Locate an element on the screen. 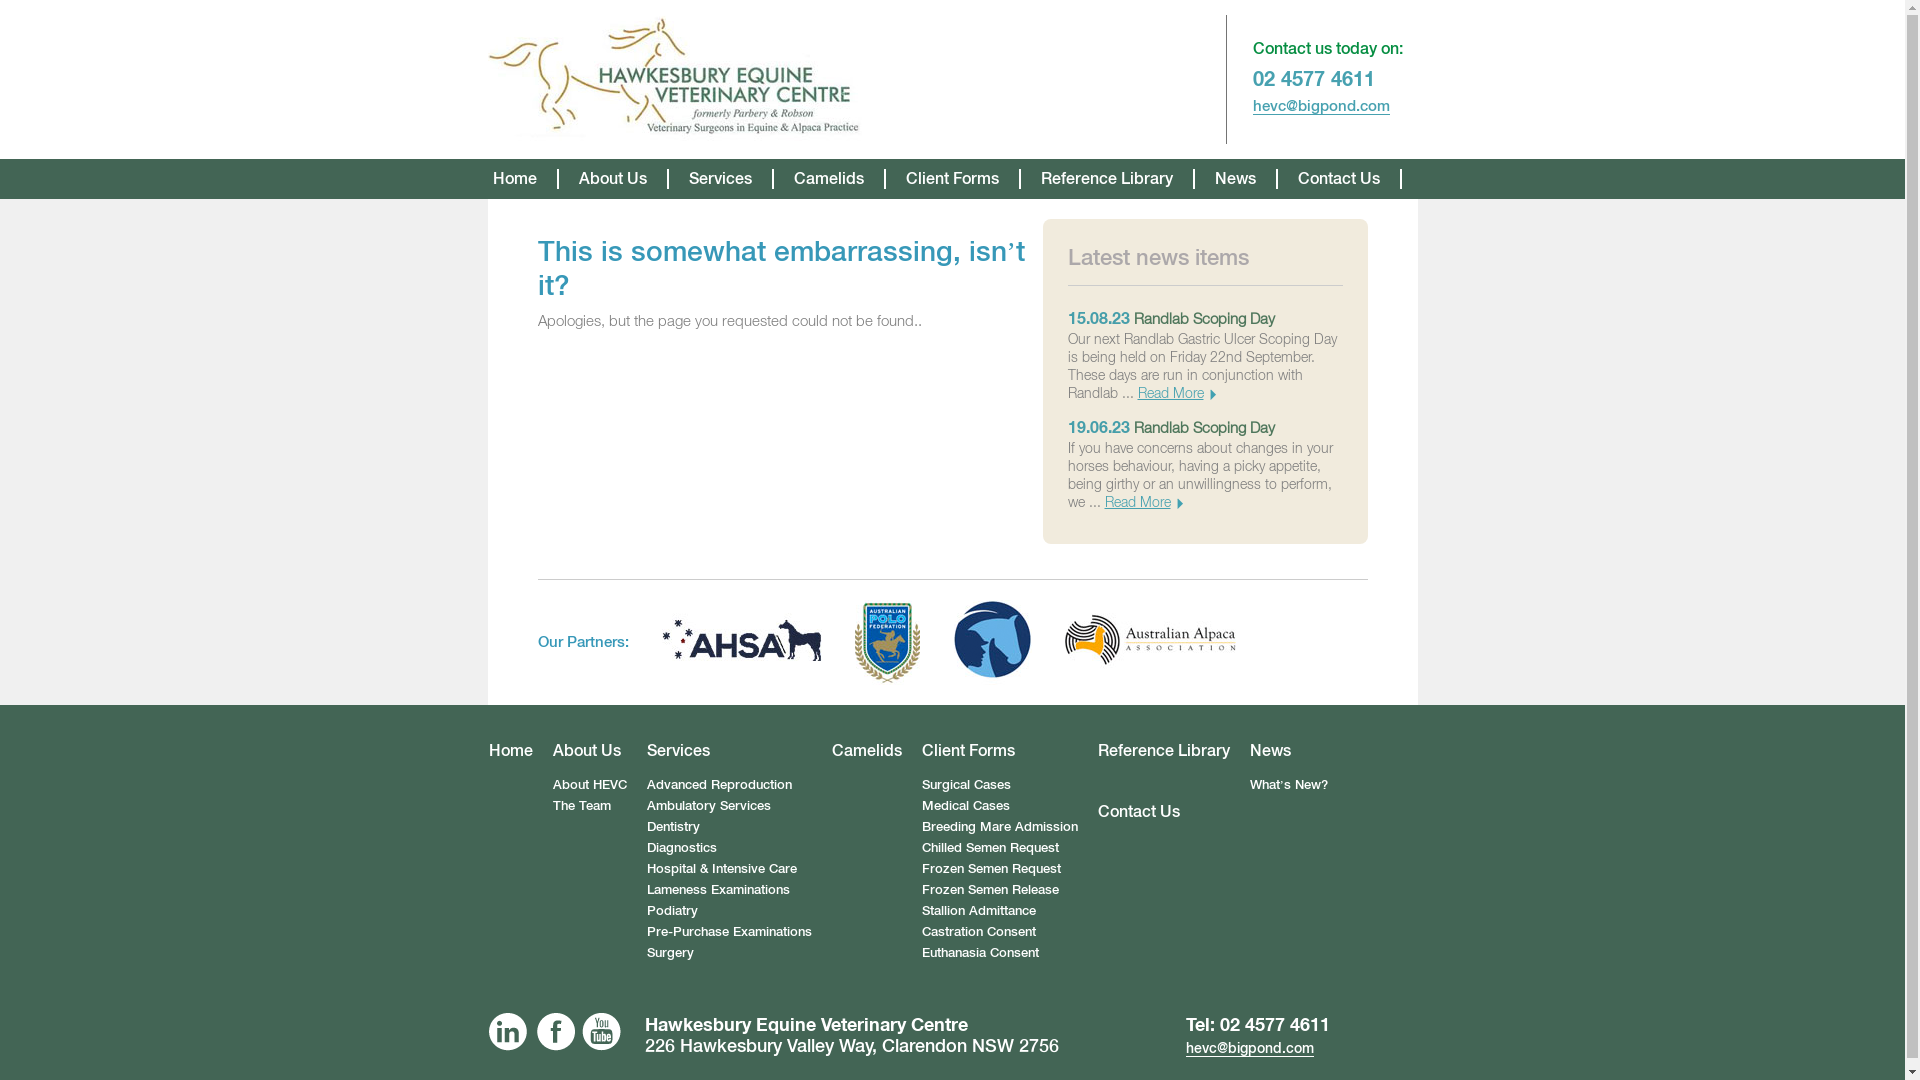  'Dentistry' is located at coordinates (673, 826).